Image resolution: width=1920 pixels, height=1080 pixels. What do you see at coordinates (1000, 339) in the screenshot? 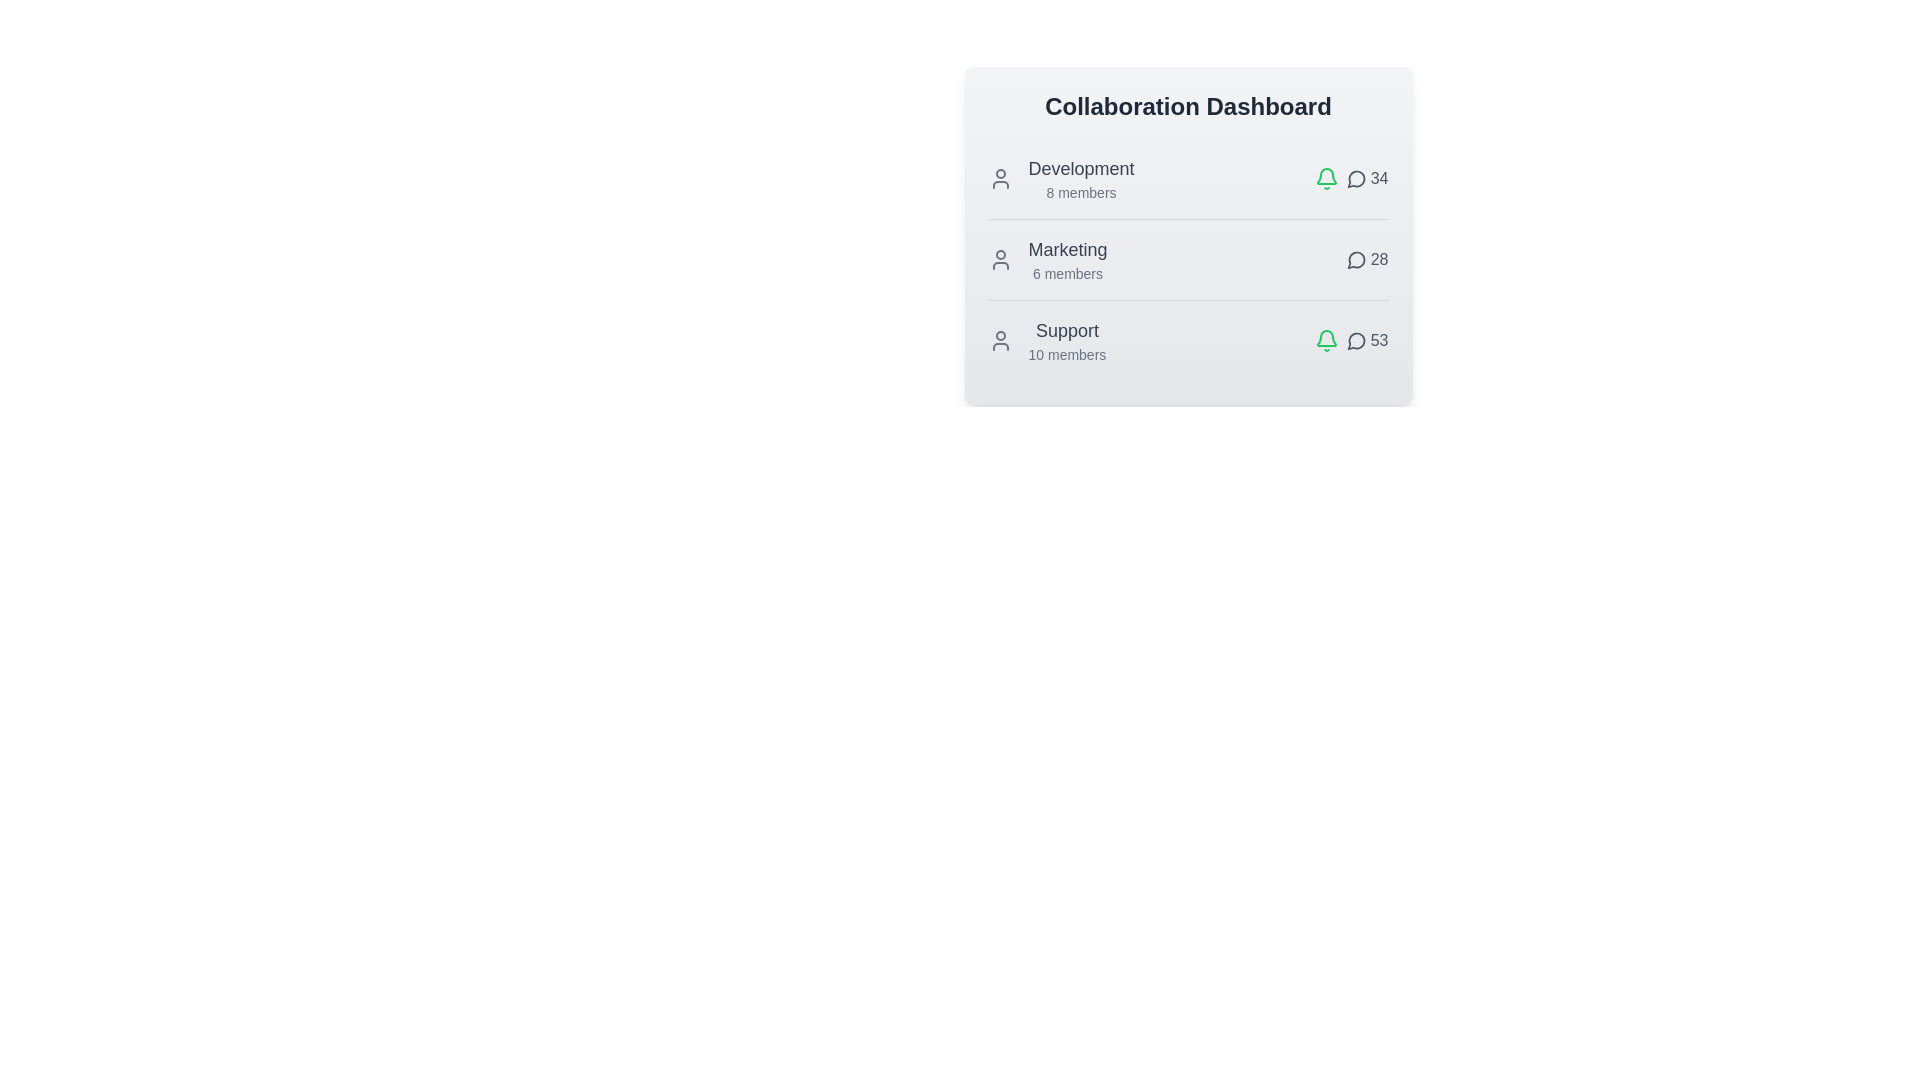
I see `the user icon of the Support team` at bounding box center [1000, 339].